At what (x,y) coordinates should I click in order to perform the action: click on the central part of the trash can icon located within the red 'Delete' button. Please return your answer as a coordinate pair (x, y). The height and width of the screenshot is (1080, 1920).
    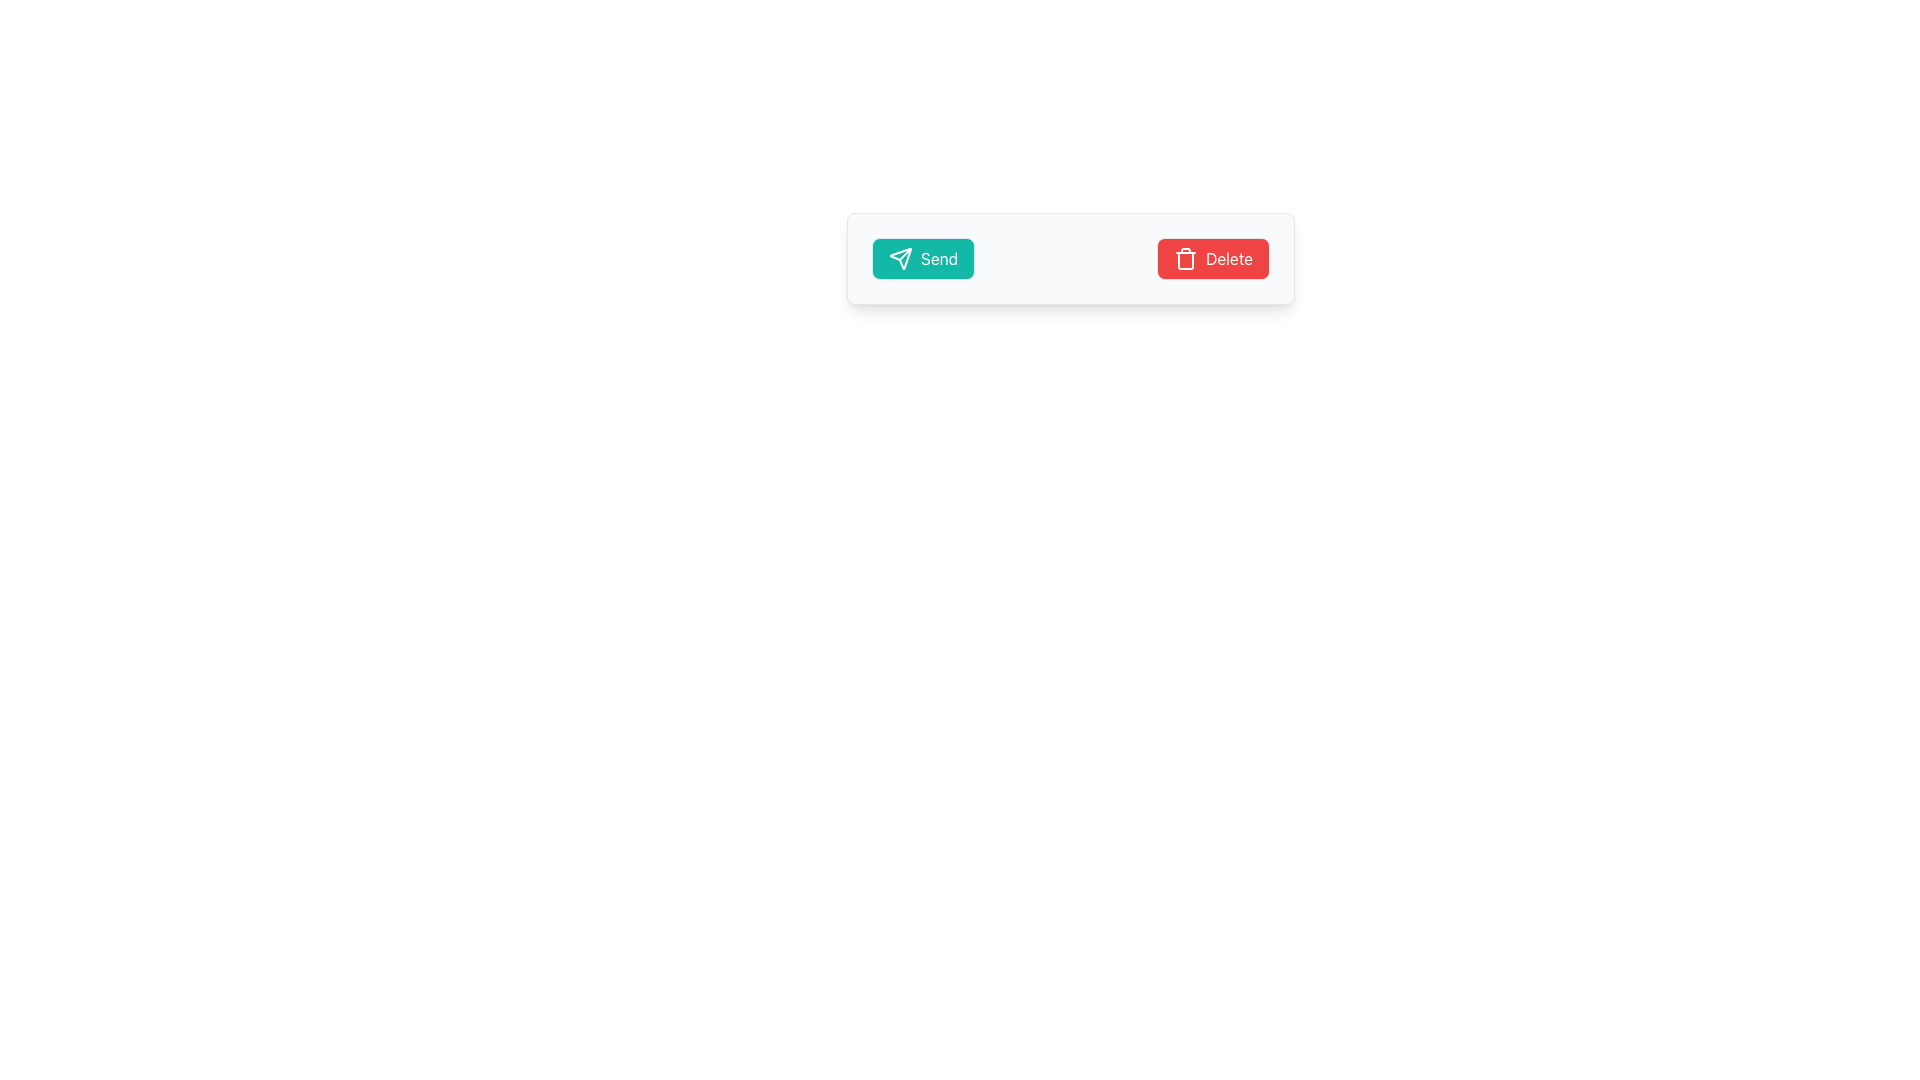
    Looking at the image, I should click on (1185, 260).